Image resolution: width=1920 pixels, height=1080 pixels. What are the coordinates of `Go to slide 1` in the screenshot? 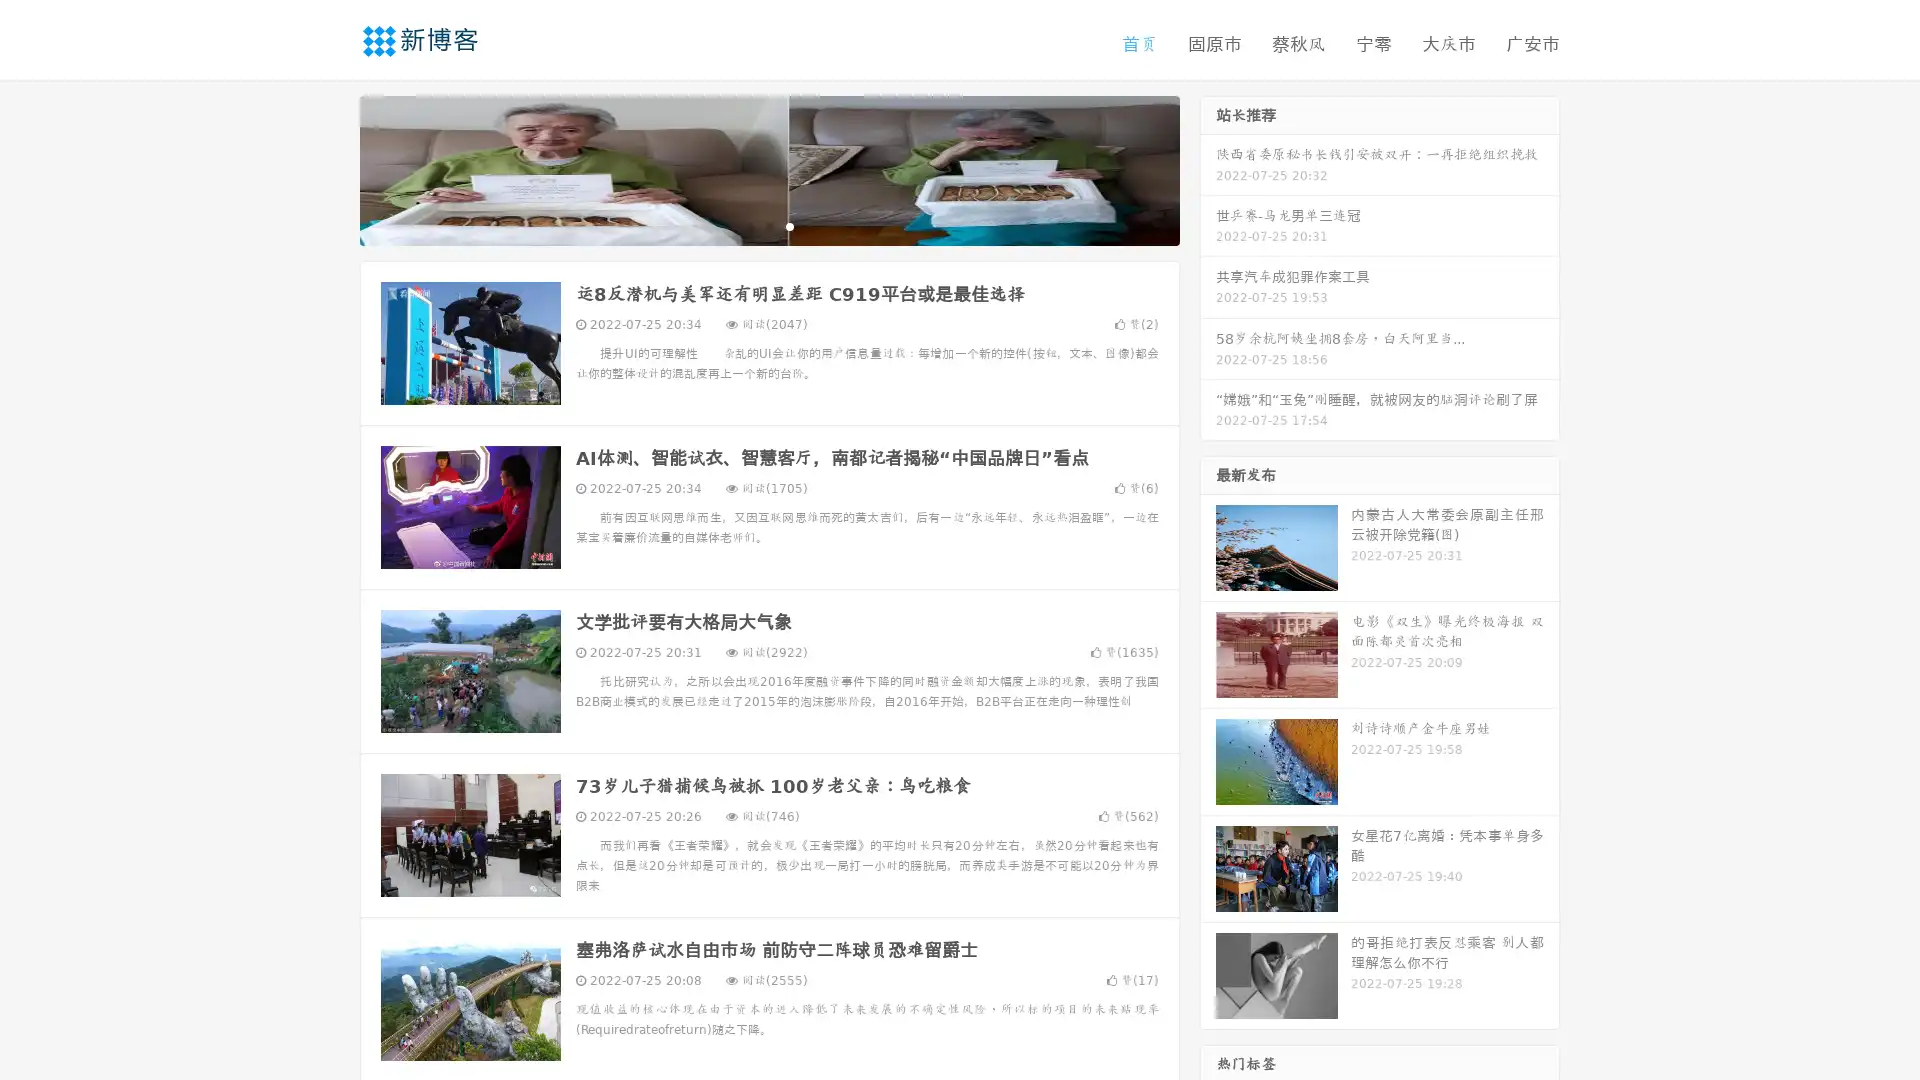 It's located at (748, 225).